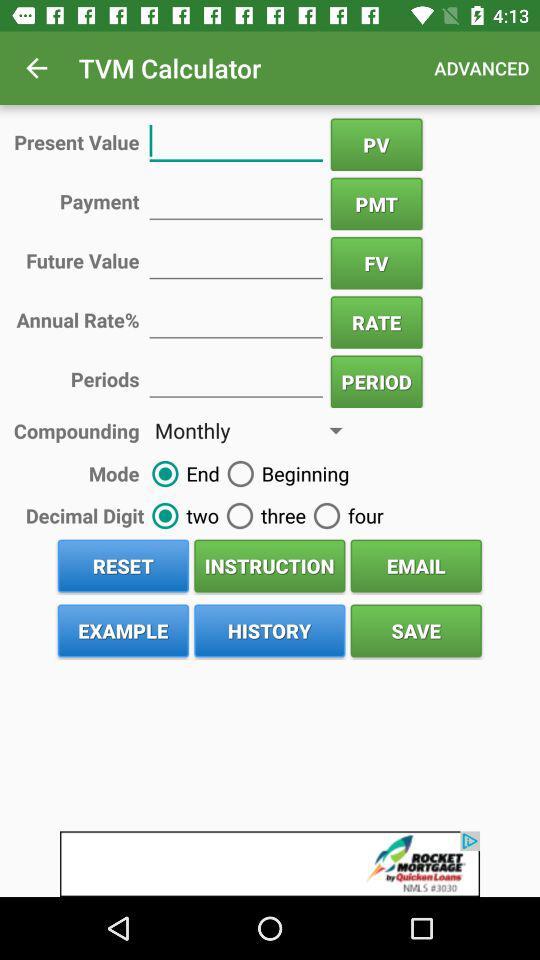 Image resolution: width=540 pixels, height=960 pixels. What do you see at coordinates (235, 377) in the screenshot?
I see `write period` at bounding box center [235, 377].